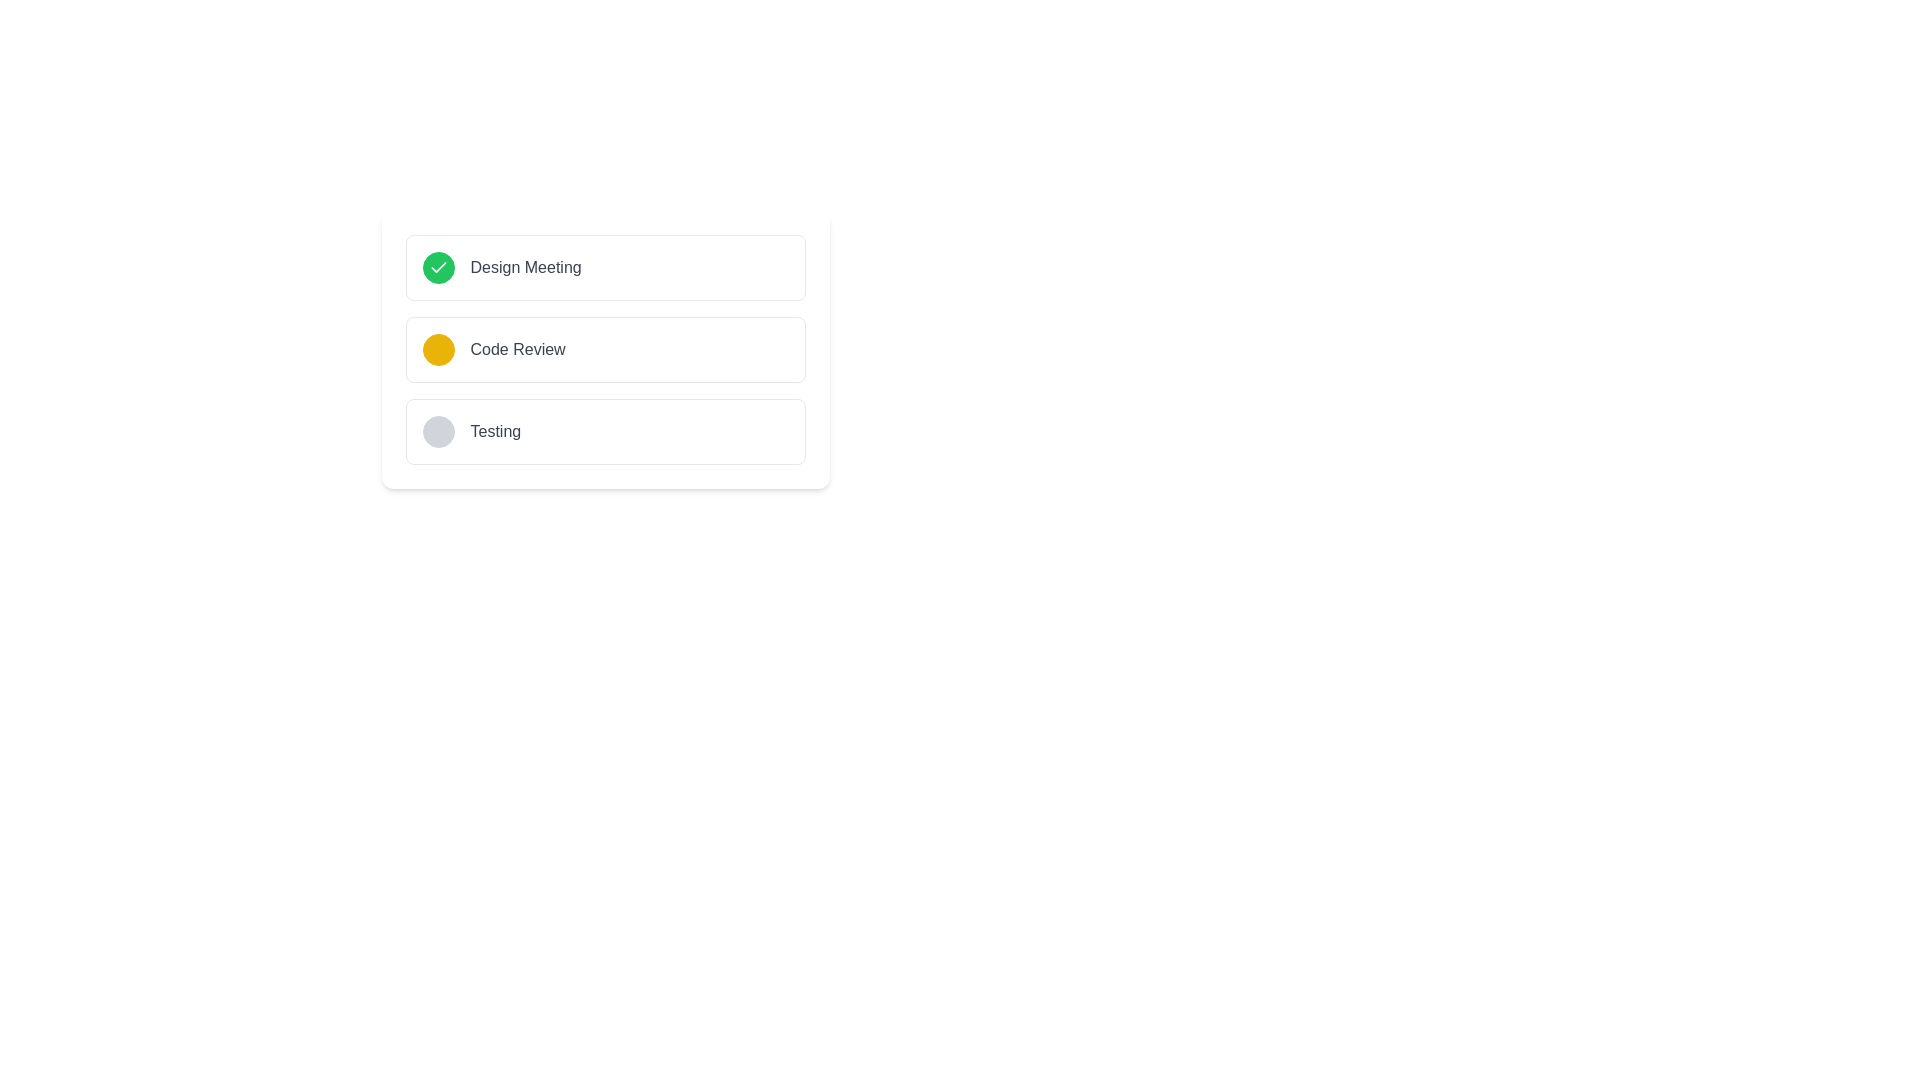 The width and height of the screenshot is (1920, 1080). Describe the element at coordinates (437, 266) in the screenshot. I see `the green checkmark icon indicating confirmation for the 'Design Meeting' item in the vertical list of options` at that location.